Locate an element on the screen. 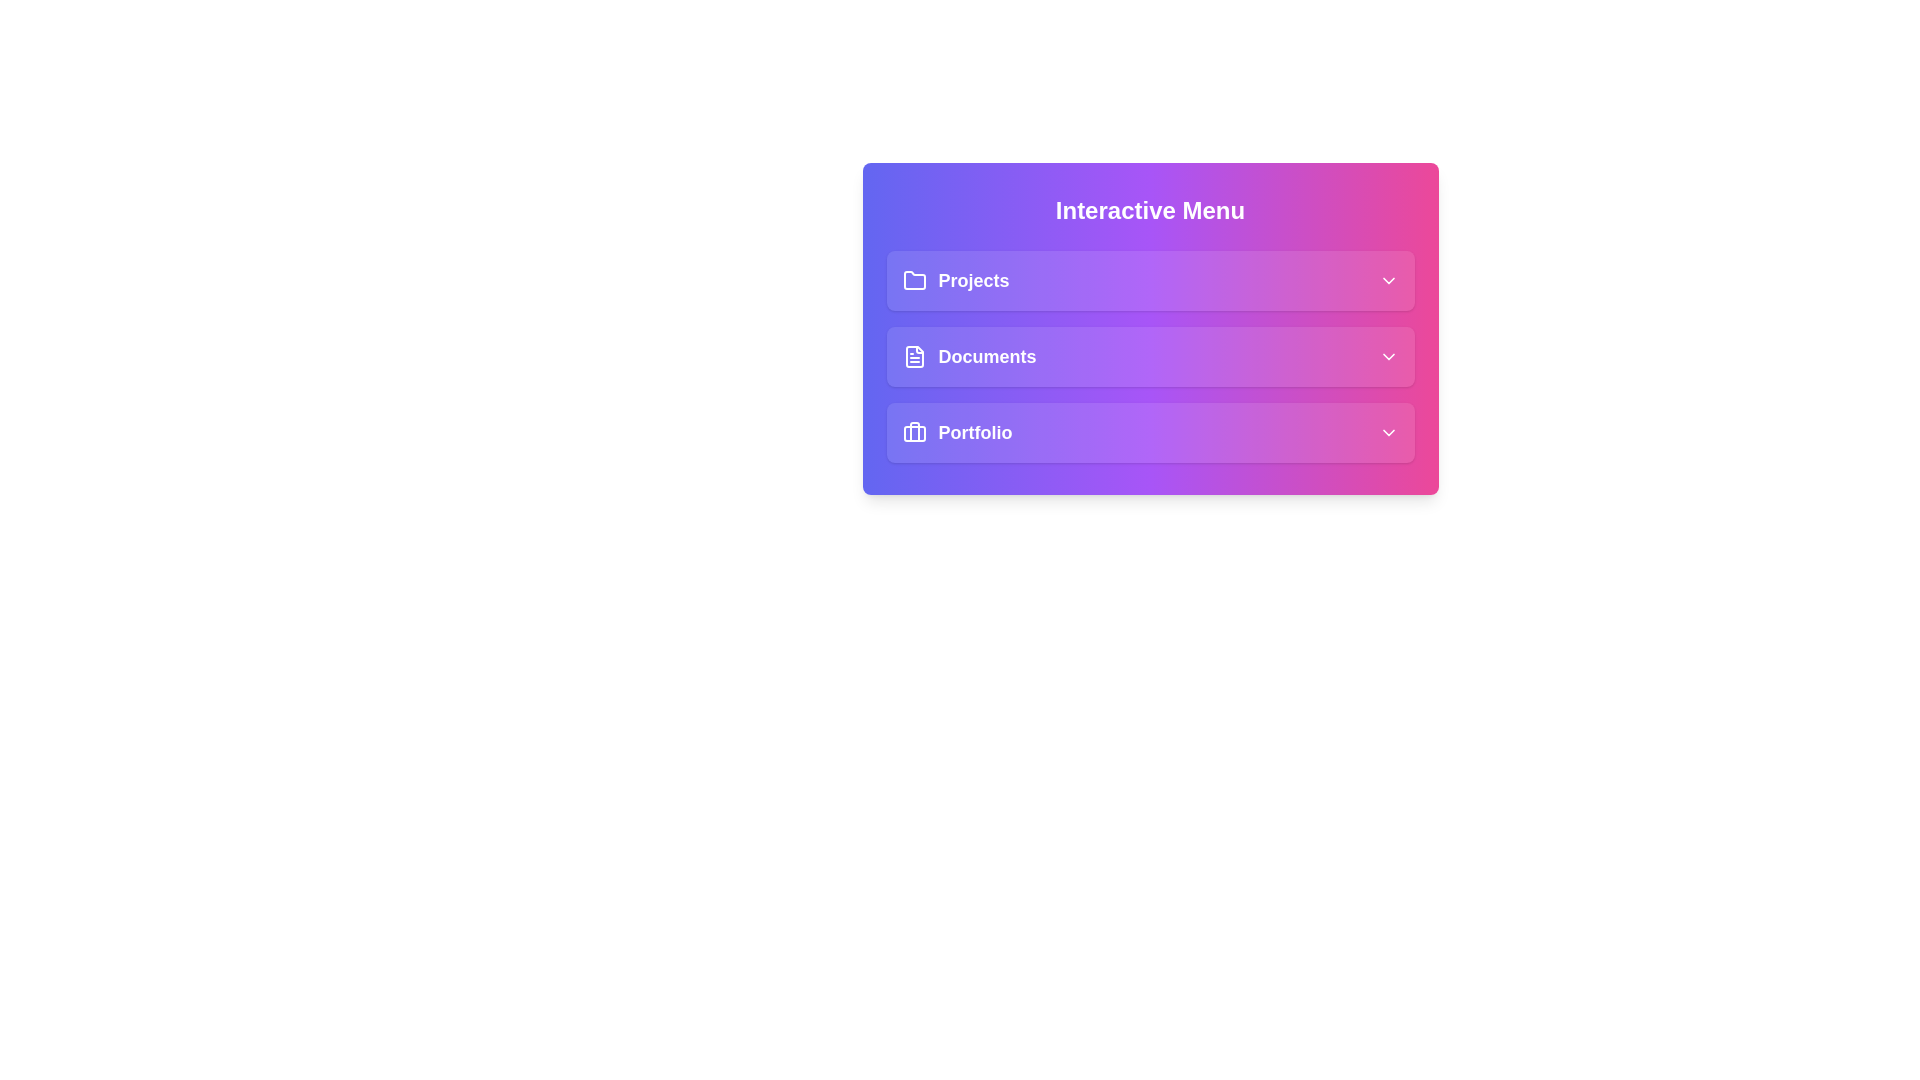  the project or folder icon located at the top-left corner of the 'Projects' label in the first row of the interactive menu is located at coordinates (913, 281).